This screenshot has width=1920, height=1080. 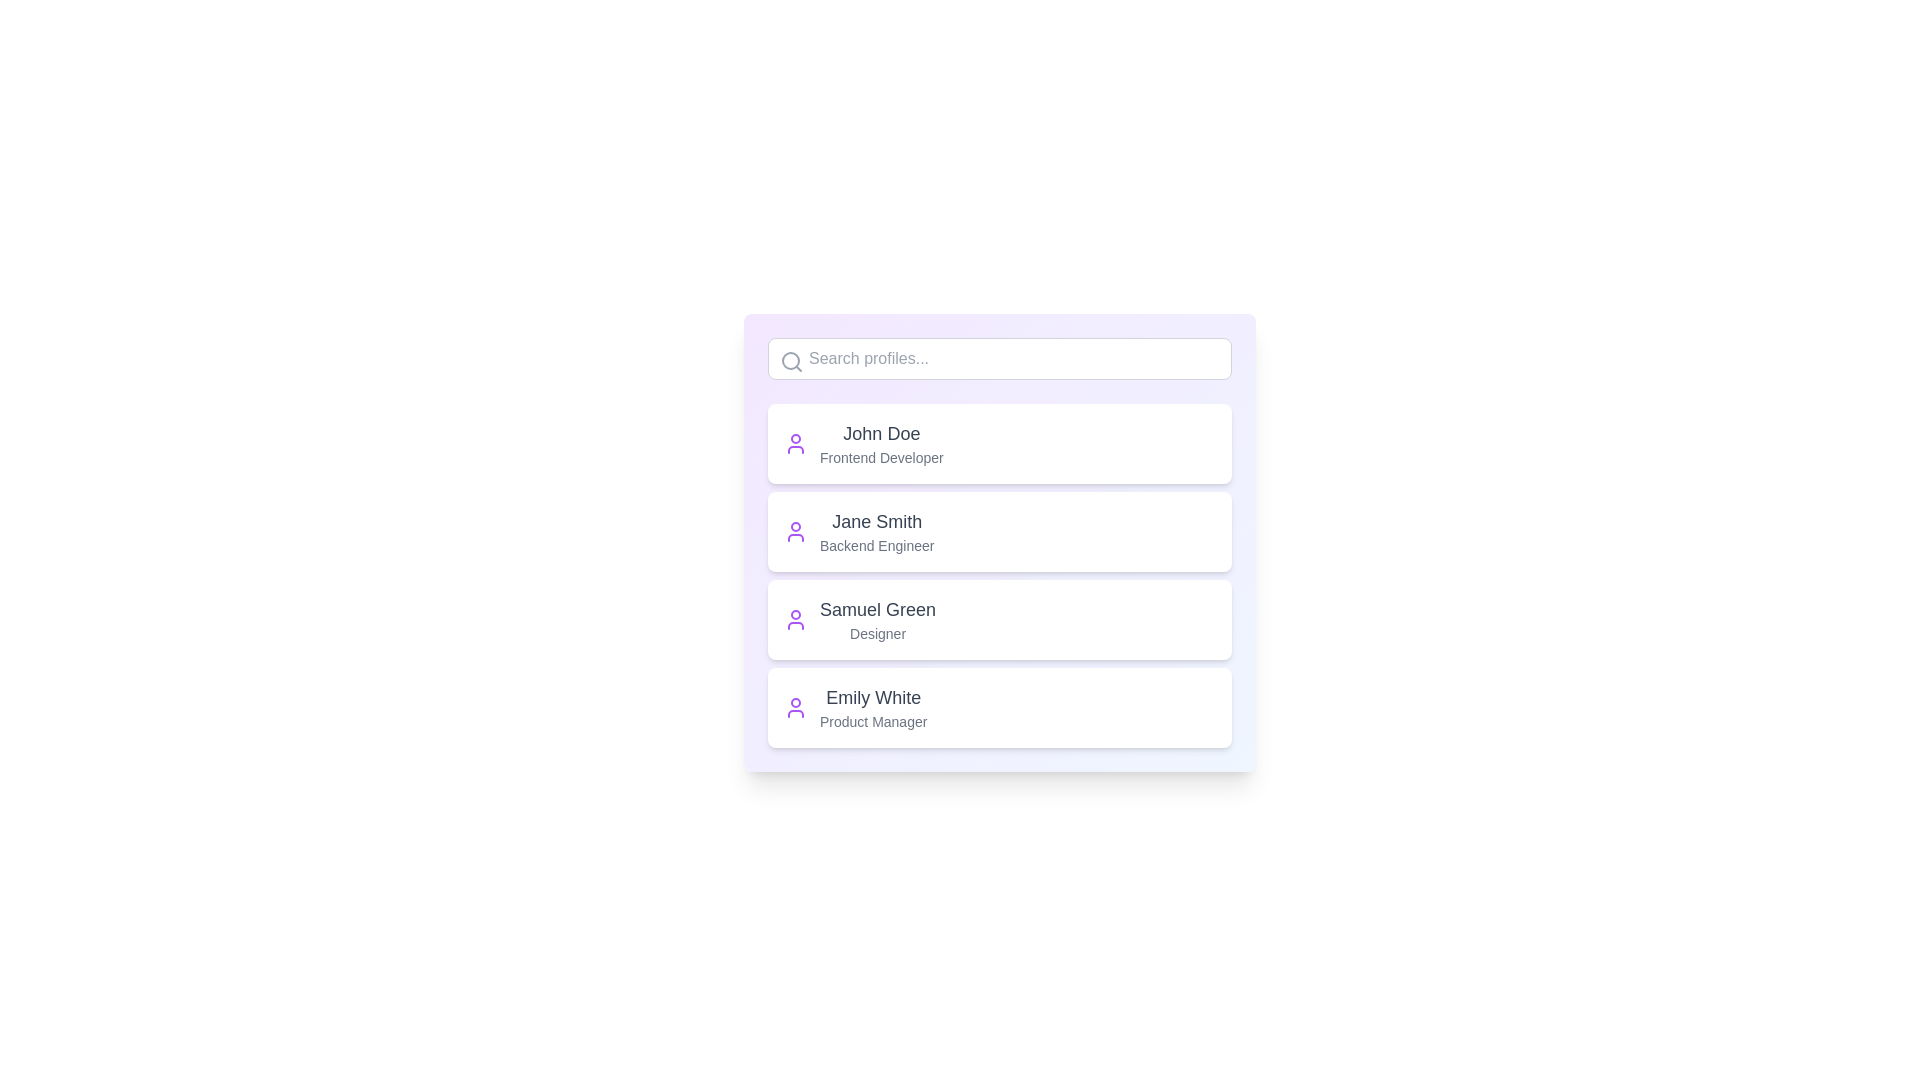 I want to click on the label that describes the role or occupation of 'Samuel Green' in the profile card, positioned underneath the name and centered horizontally, so click(x=878, y=633).